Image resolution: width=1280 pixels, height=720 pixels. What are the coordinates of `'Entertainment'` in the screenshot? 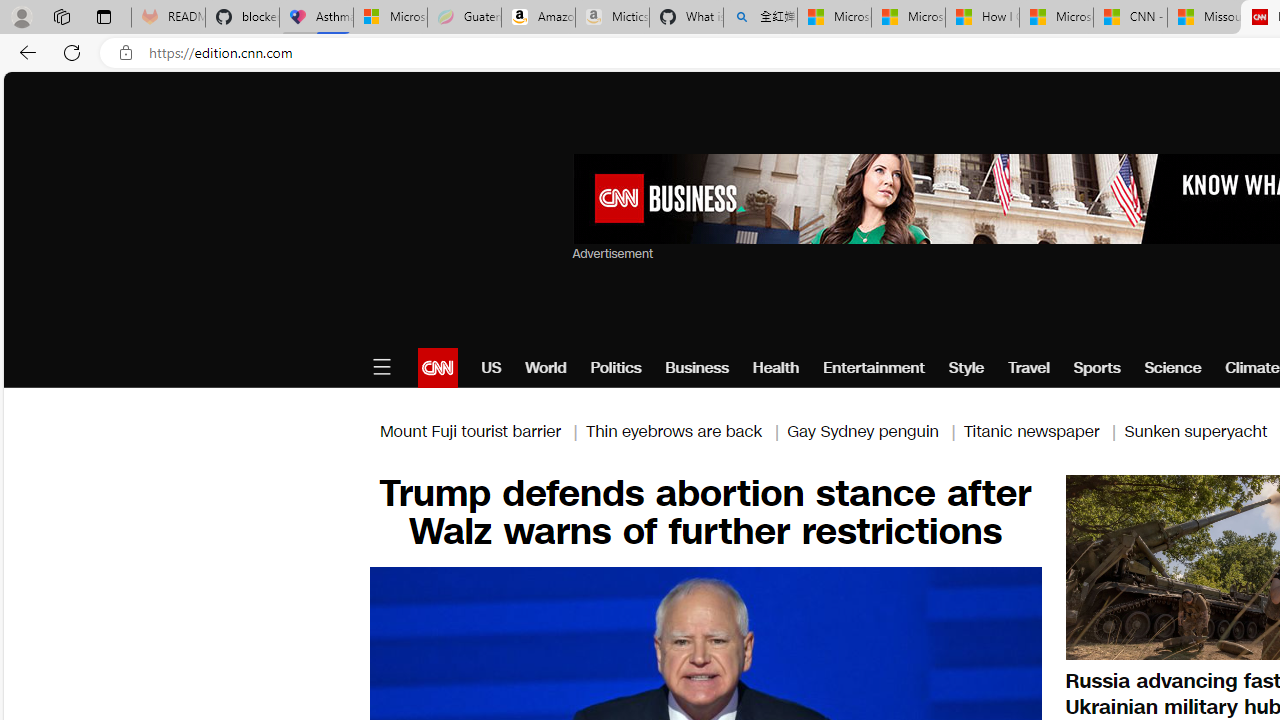 It's located at (874, 367).